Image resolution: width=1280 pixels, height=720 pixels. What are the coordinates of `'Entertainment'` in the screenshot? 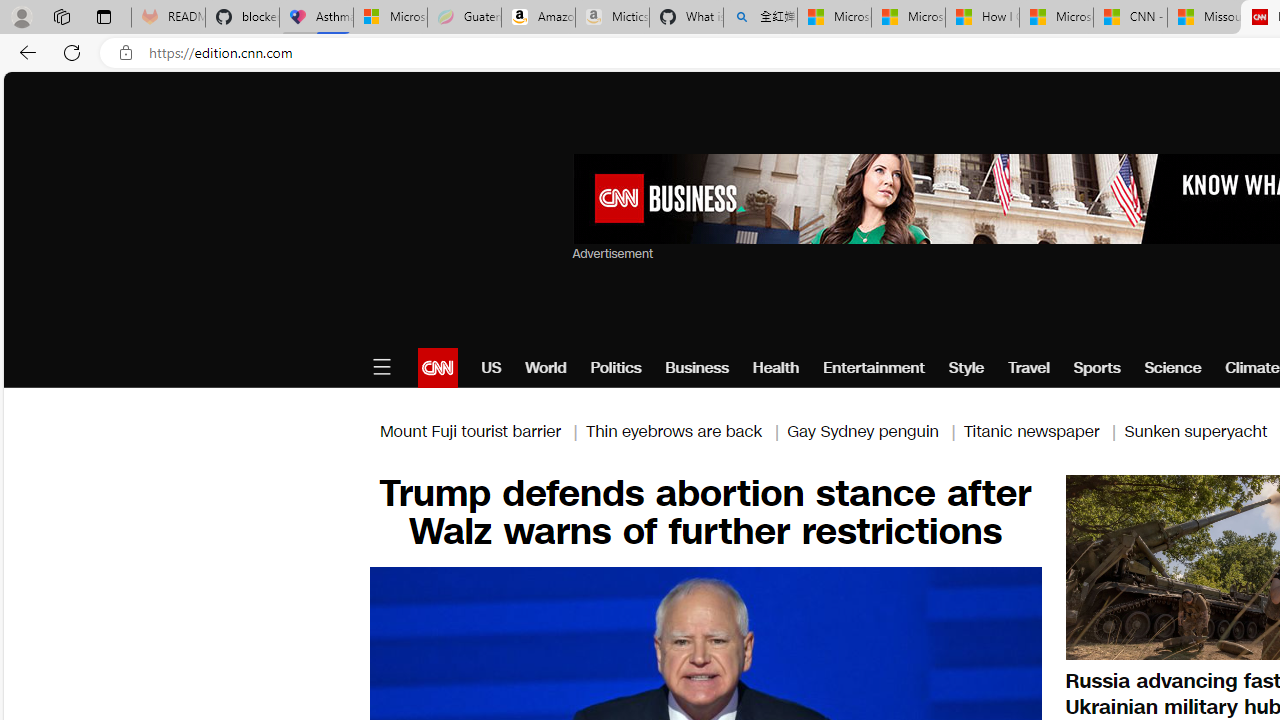 It's located at (874, 367).